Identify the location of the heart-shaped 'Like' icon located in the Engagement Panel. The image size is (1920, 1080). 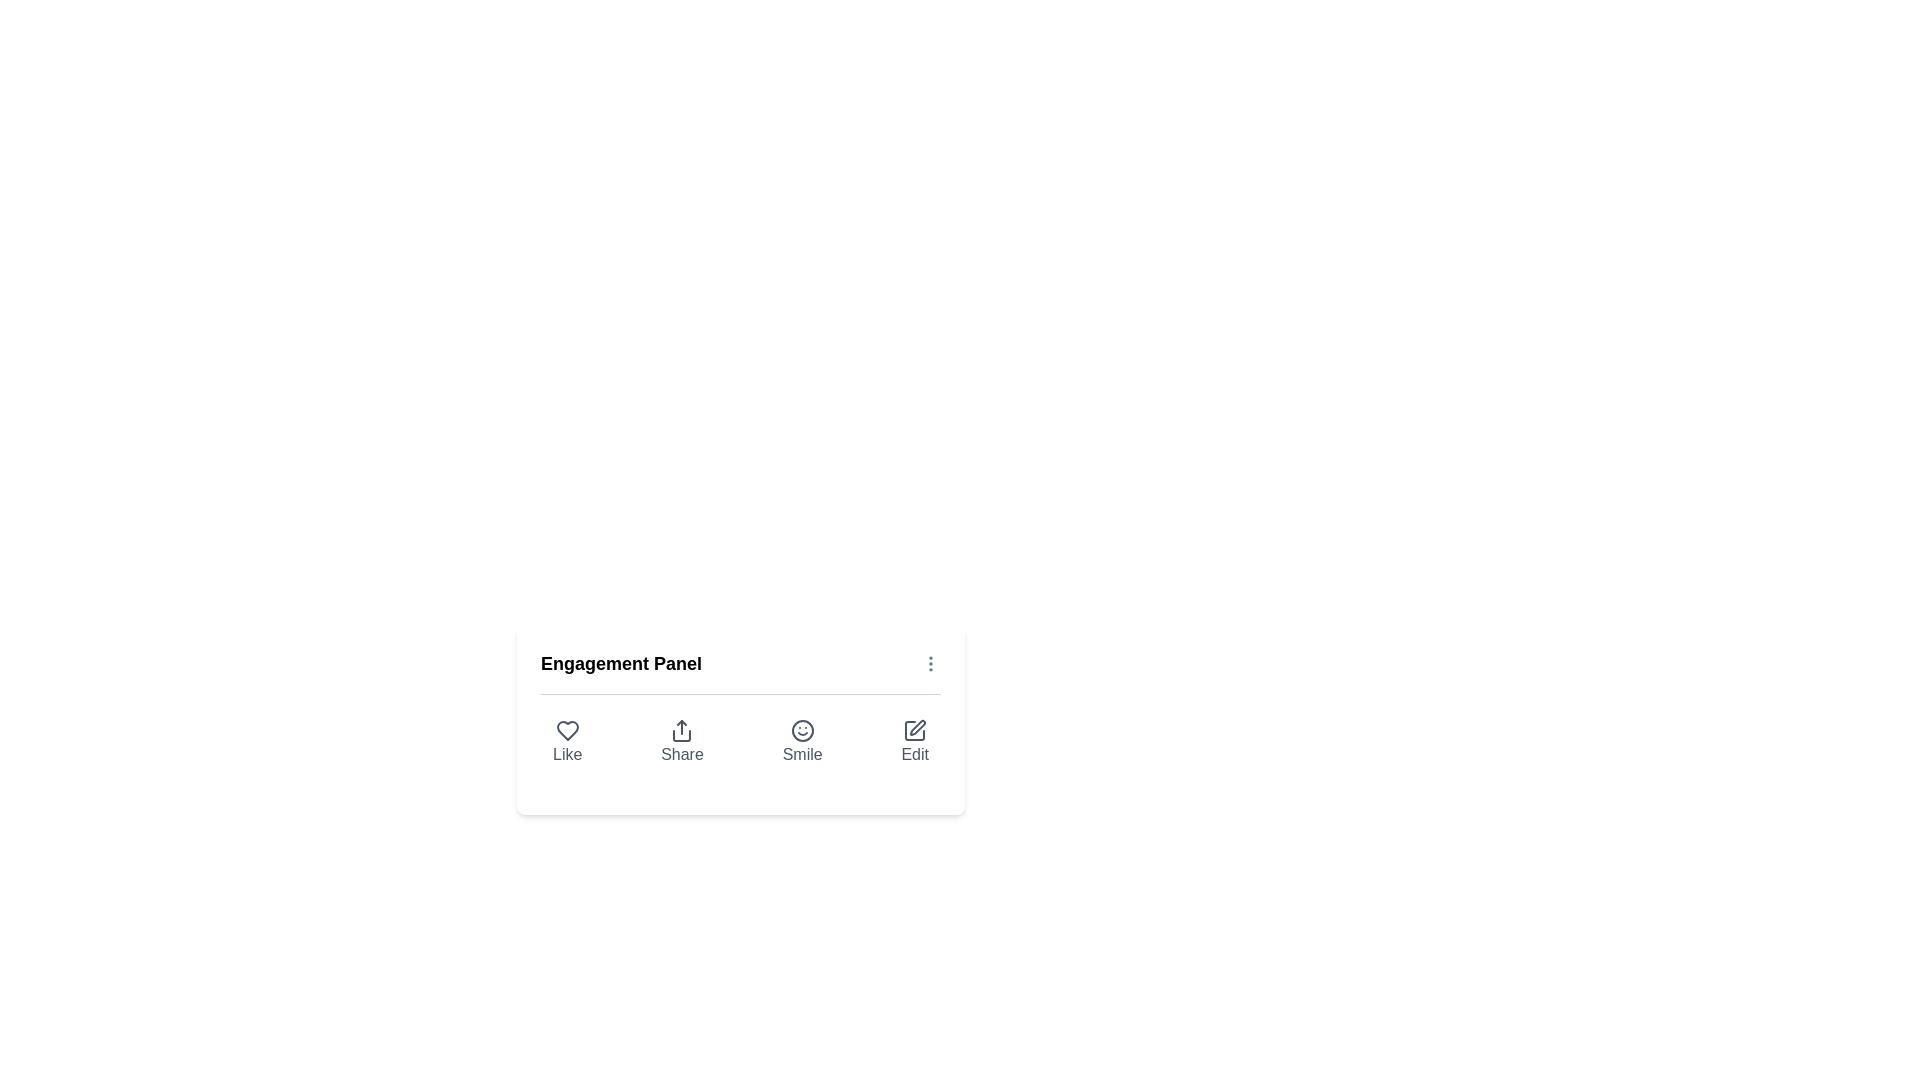
(566, 731).